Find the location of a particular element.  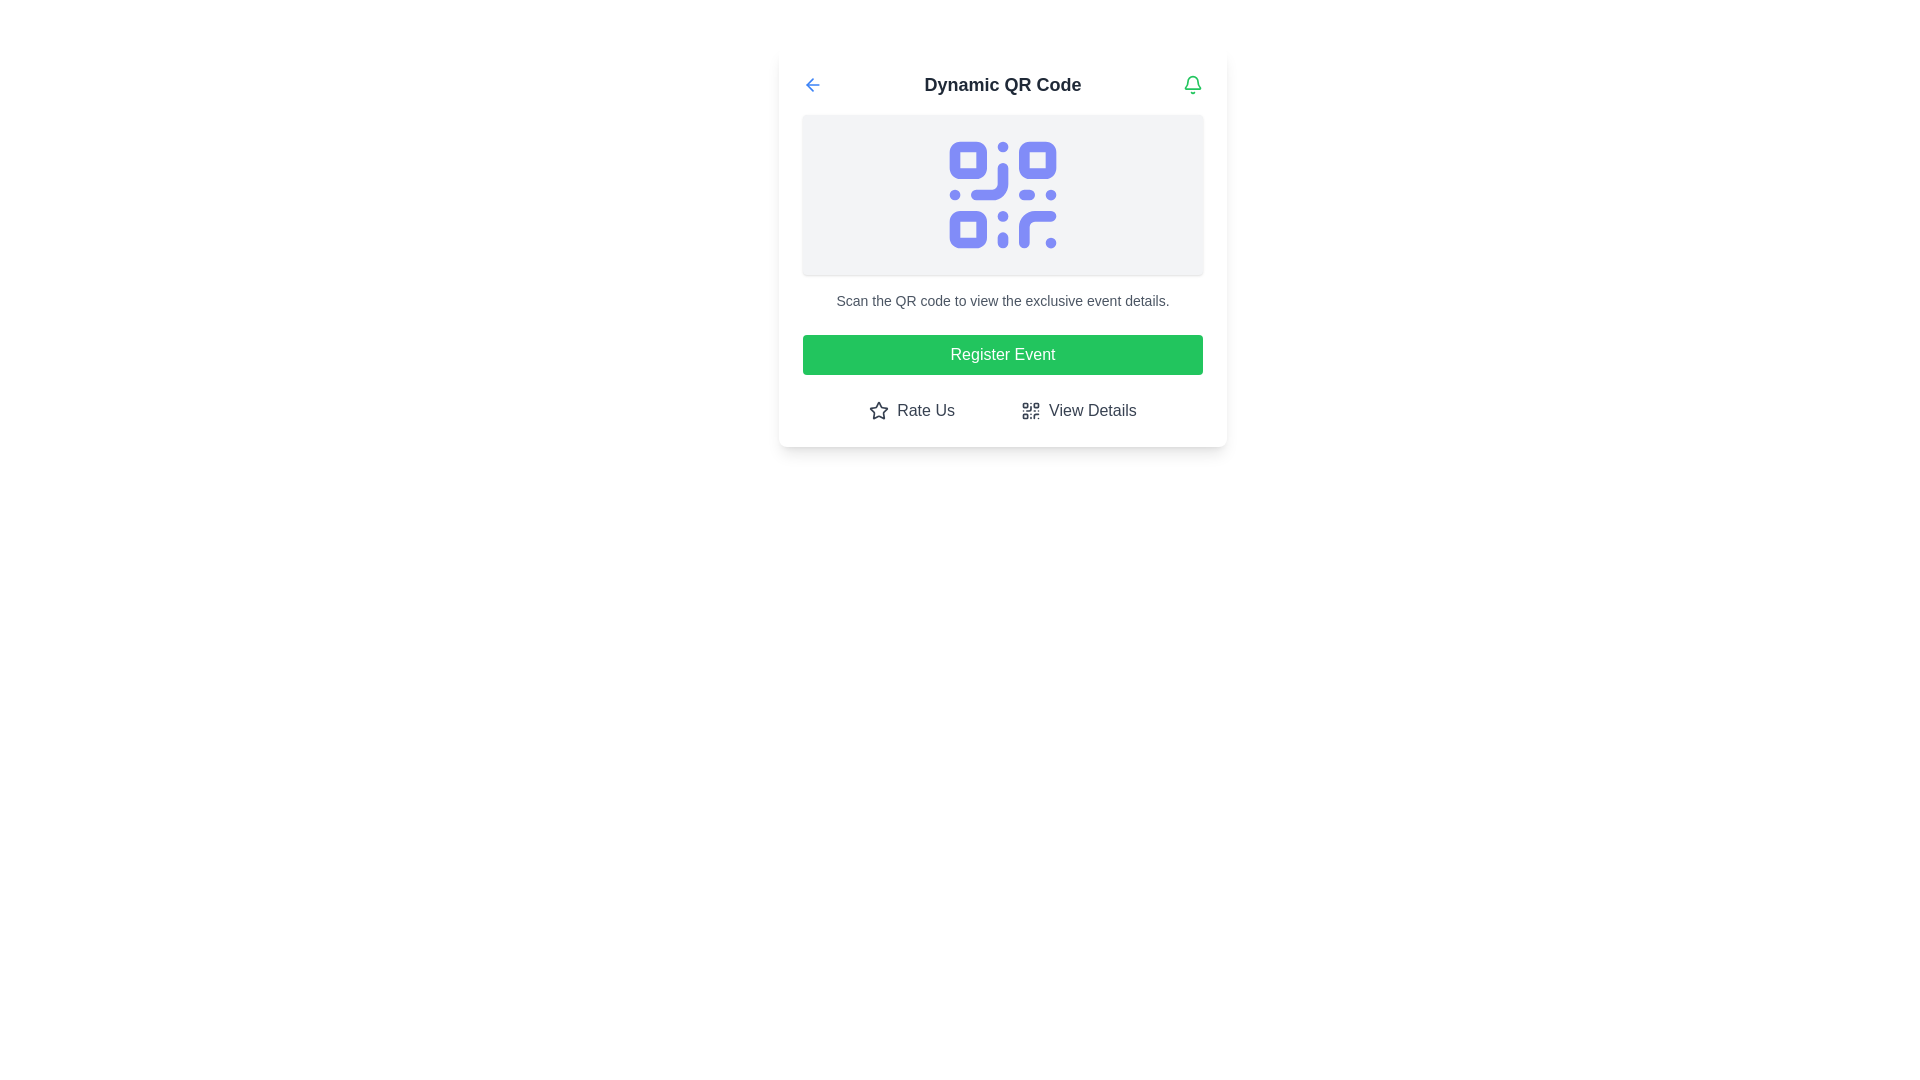

the 'Rate Us' button featuring a star icon is located at coordinates (911, 410).